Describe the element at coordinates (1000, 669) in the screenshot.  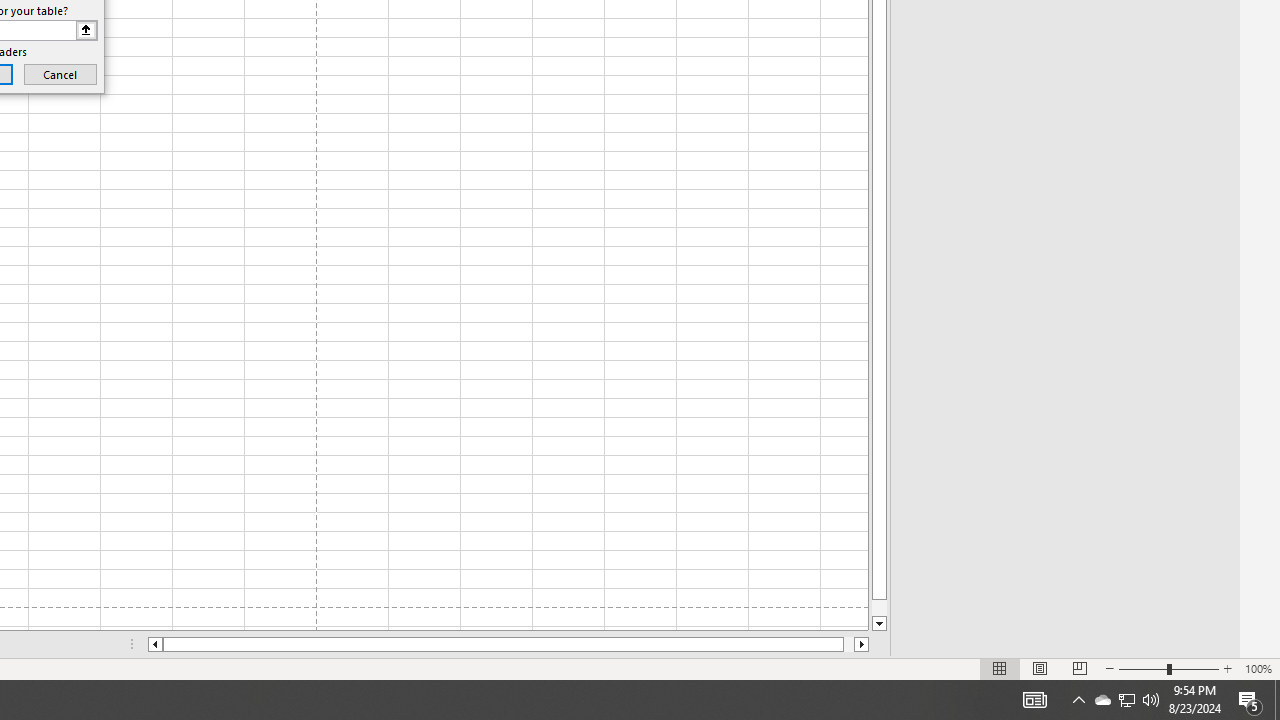
I see `'Normal'` at that location.